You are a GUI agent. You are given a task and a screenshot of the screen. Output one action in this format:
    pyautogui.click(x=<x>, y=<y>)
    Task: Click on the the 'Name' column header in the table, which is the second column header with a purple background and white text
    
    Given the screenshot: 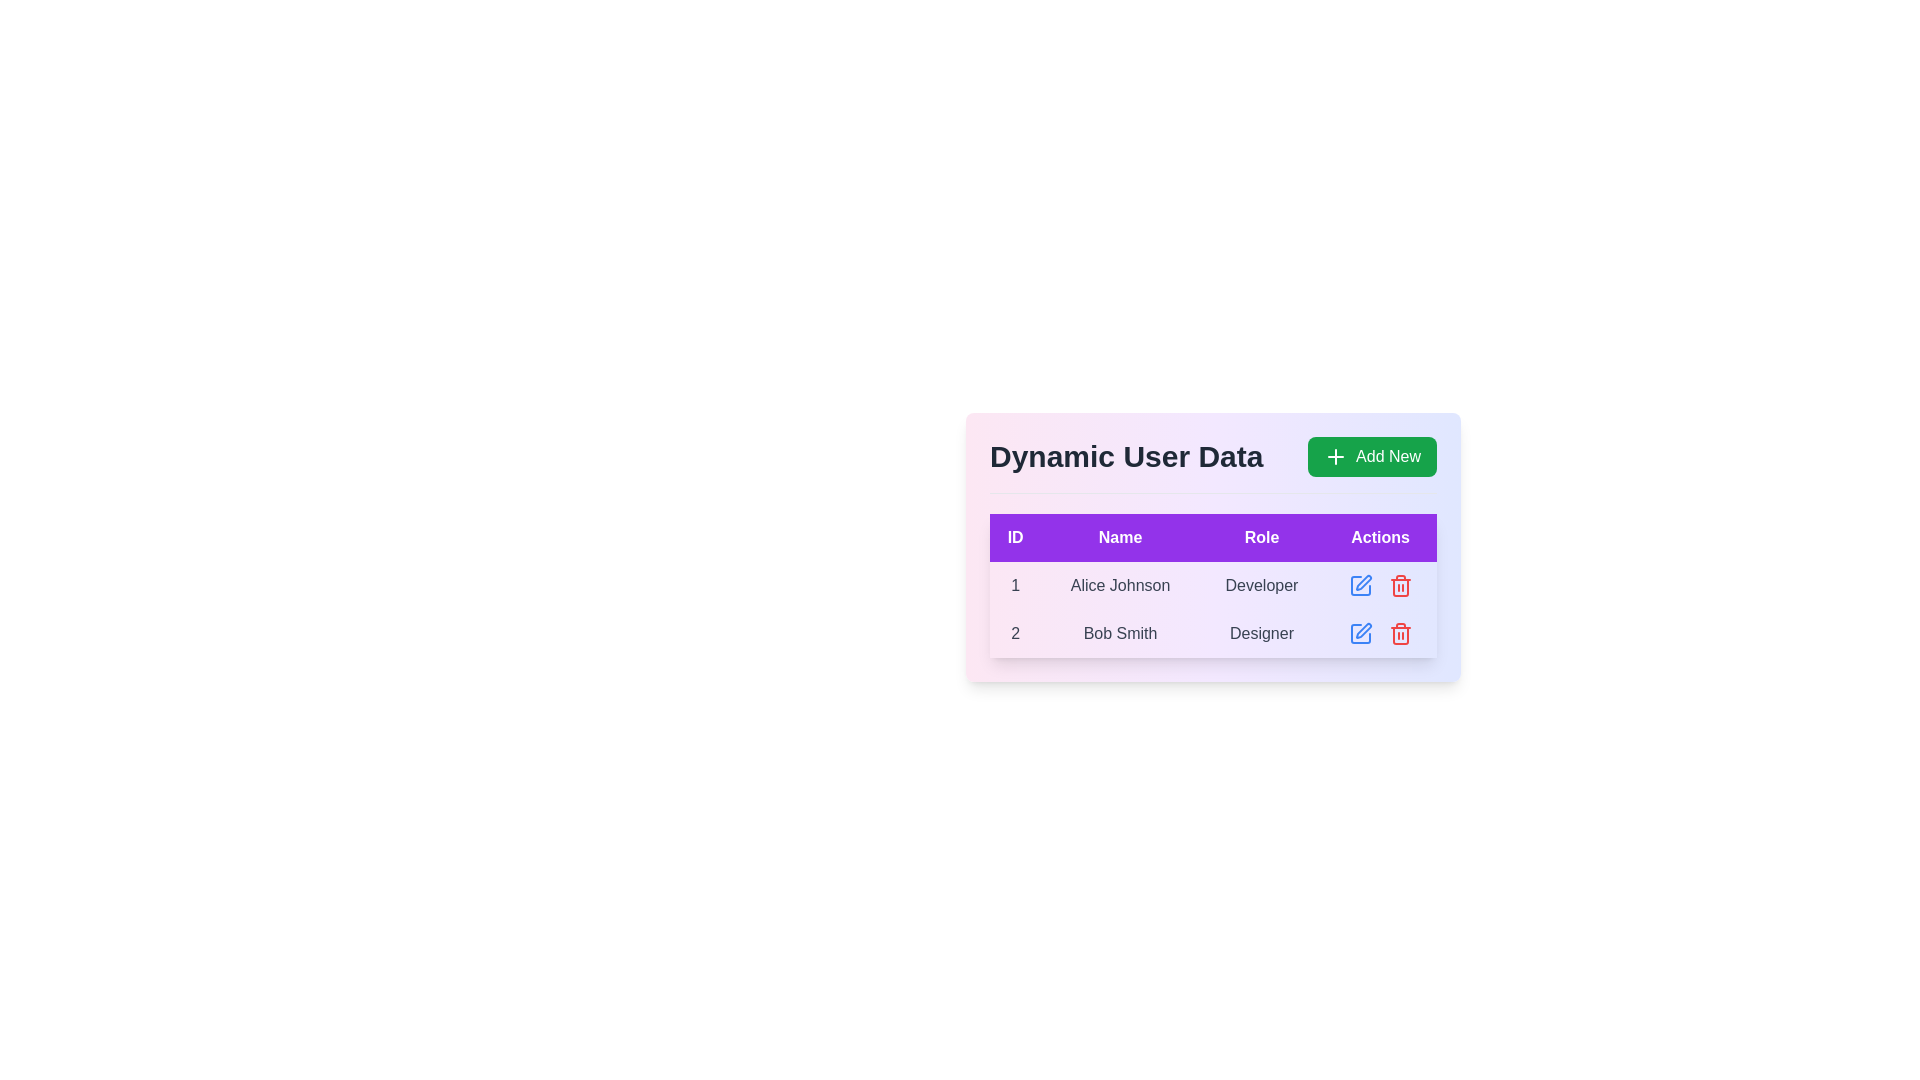 What is the action you would take?
    pyautogui.click(x=1120, y=536)
    